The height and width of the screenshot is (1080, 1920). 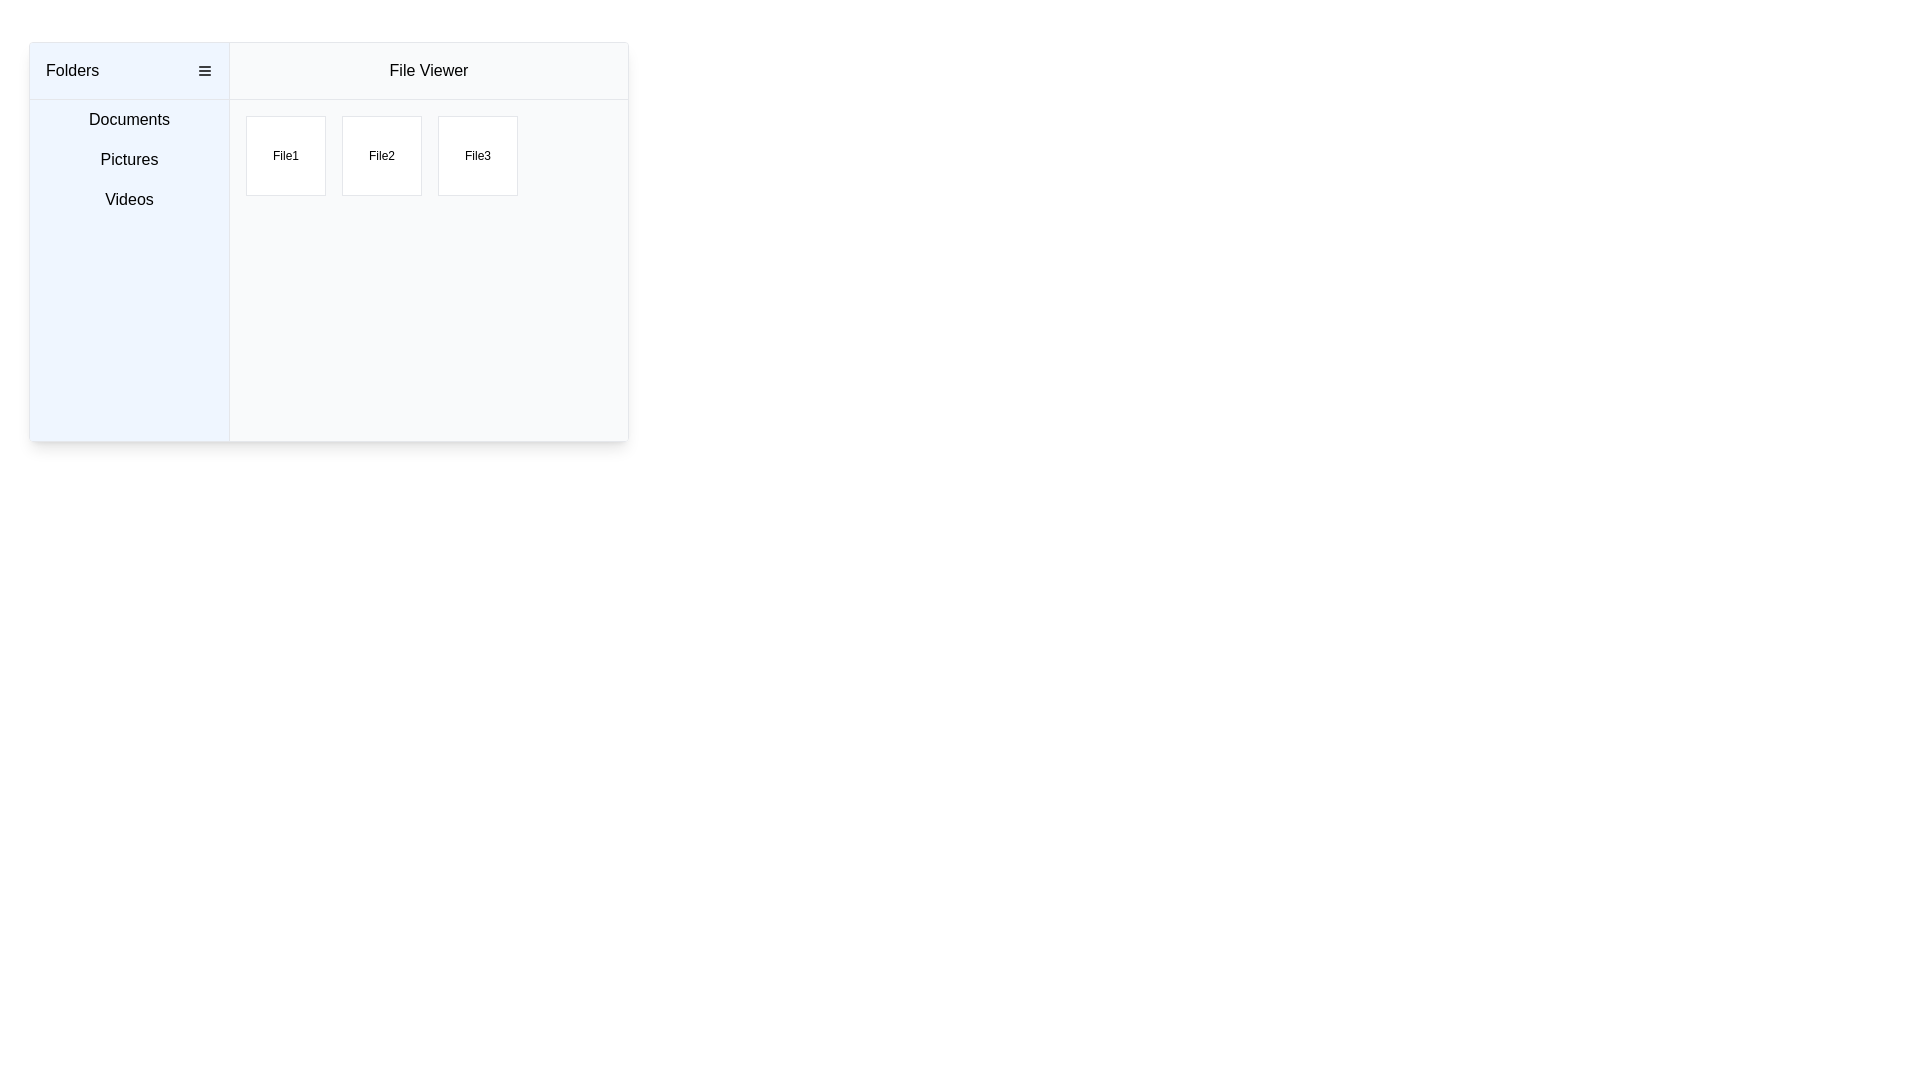 I want to click on the 'Pictures' button-like navigation item, so click(x=128, y=158).